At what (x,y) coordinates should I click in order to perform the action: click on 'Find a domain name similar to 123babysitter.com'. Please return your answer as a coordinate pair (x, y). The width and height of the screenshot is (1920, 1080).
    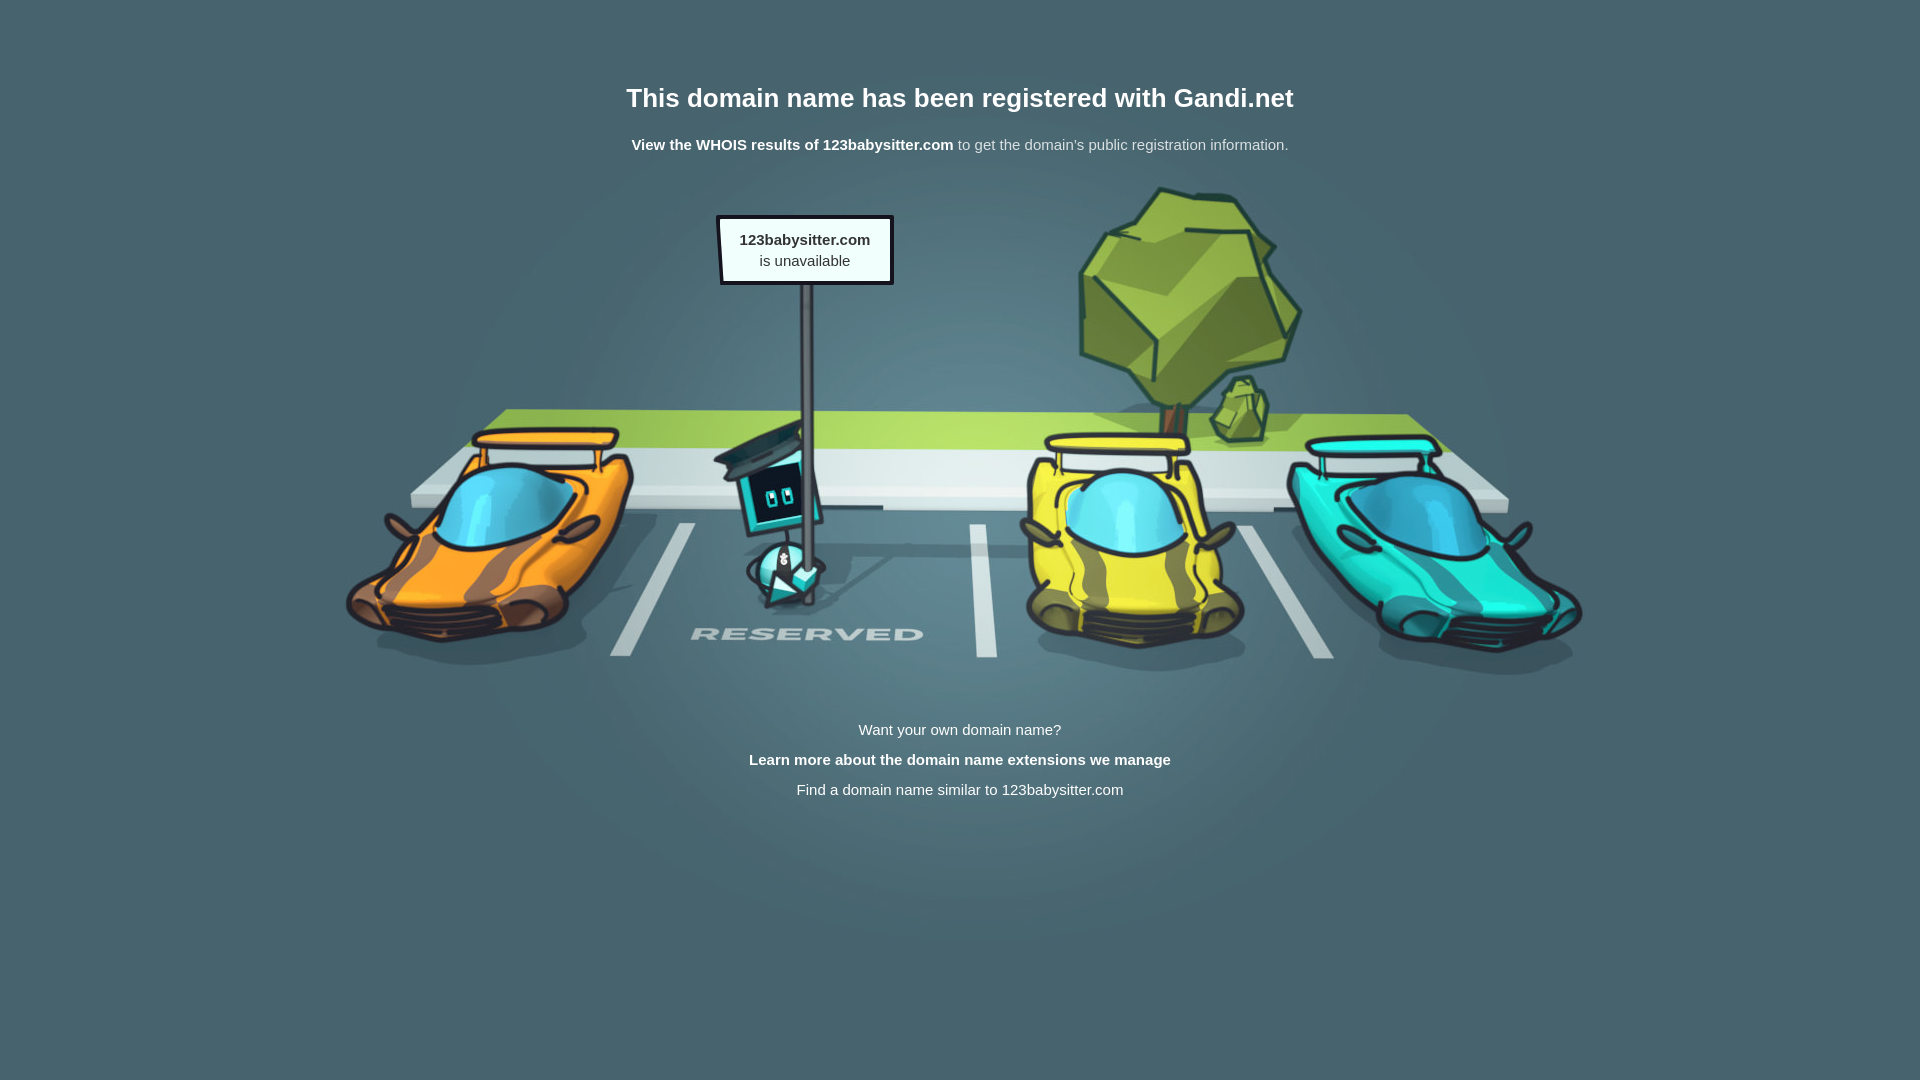
    Looking at the image, I should click on (960, 788).